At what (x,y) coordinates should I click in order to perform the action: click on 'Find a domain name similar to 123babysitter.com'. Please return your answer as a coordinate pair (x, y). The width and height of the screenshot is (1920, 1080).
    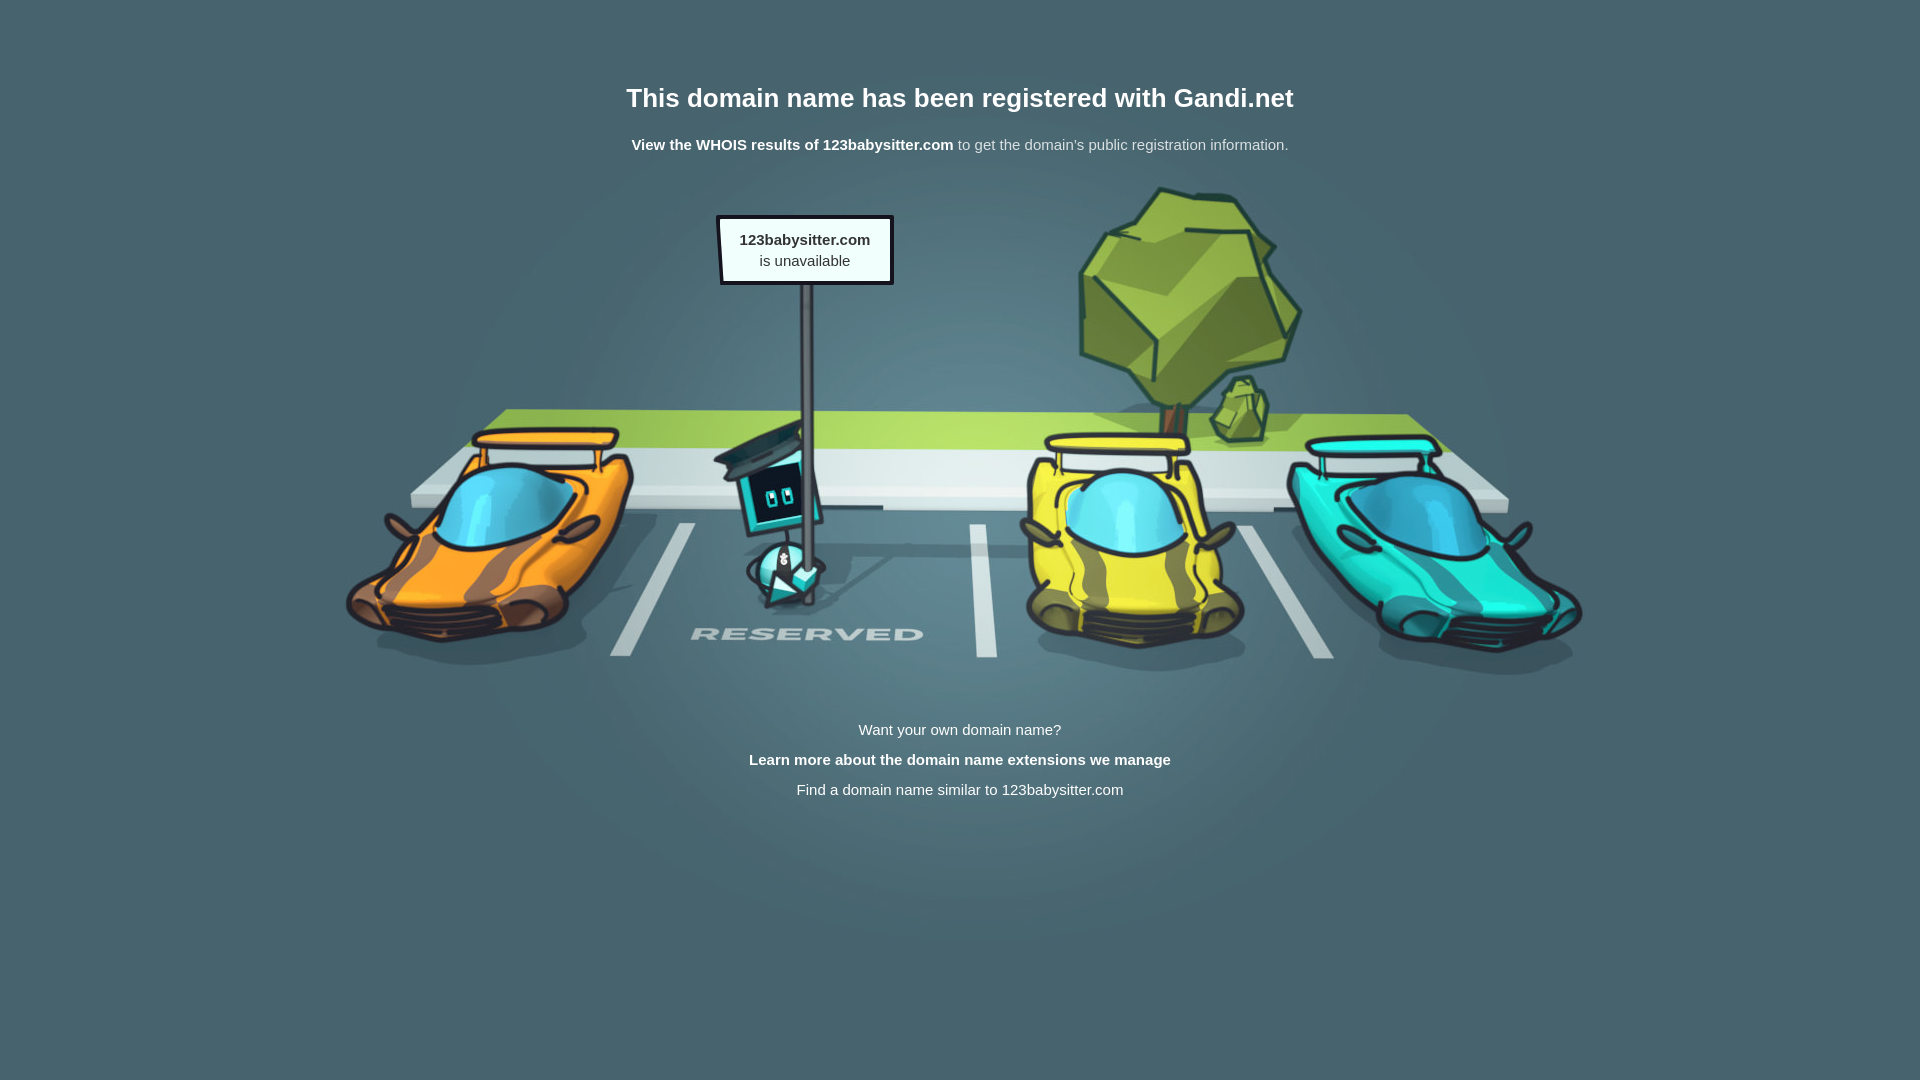
    Looking at the image, I should click on (960, 788).